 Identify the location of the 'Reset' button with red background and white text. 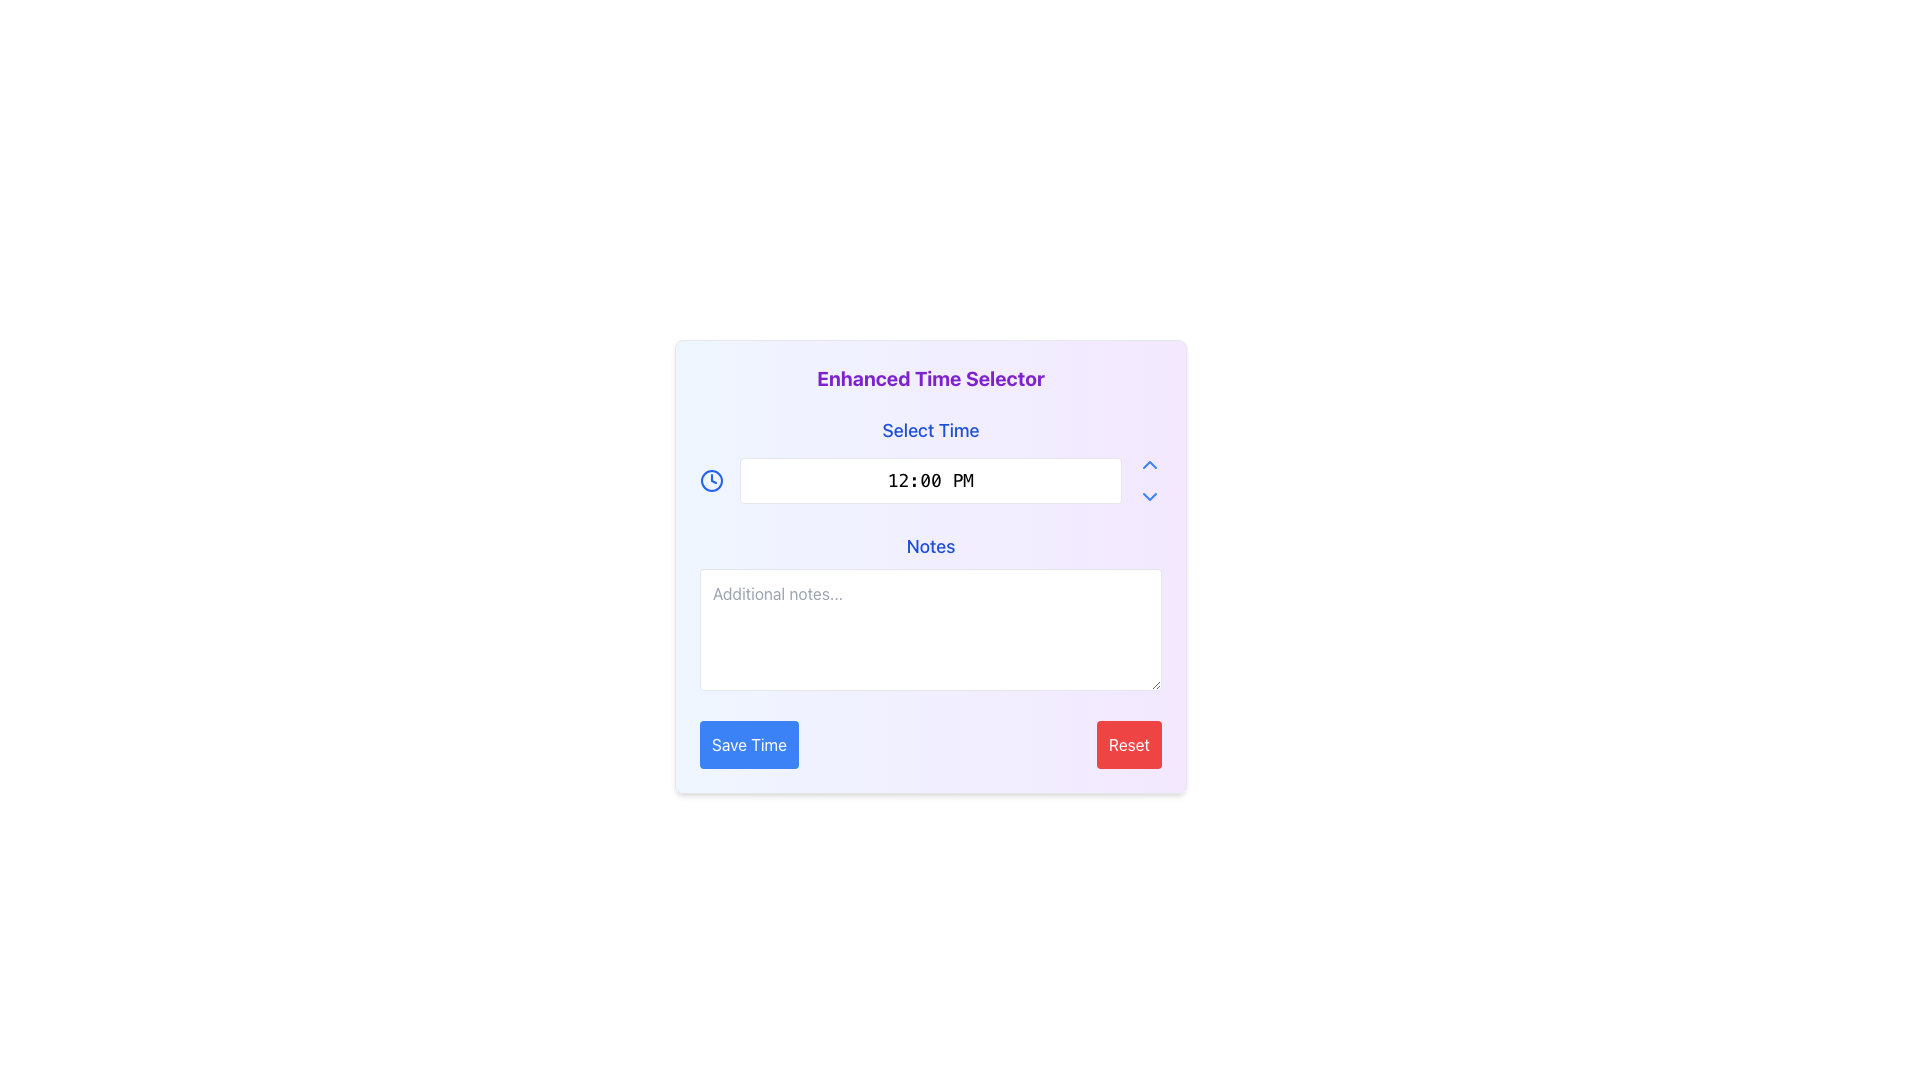
(1129, 744).